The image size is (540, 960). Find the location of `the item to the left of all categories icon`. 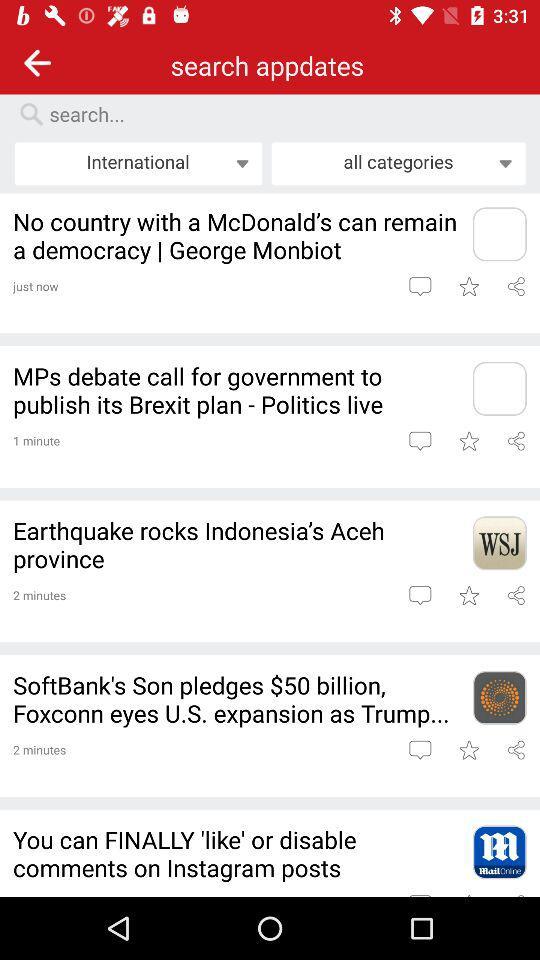

the item to the left of all categories icon is located at coordinates (137, 162).